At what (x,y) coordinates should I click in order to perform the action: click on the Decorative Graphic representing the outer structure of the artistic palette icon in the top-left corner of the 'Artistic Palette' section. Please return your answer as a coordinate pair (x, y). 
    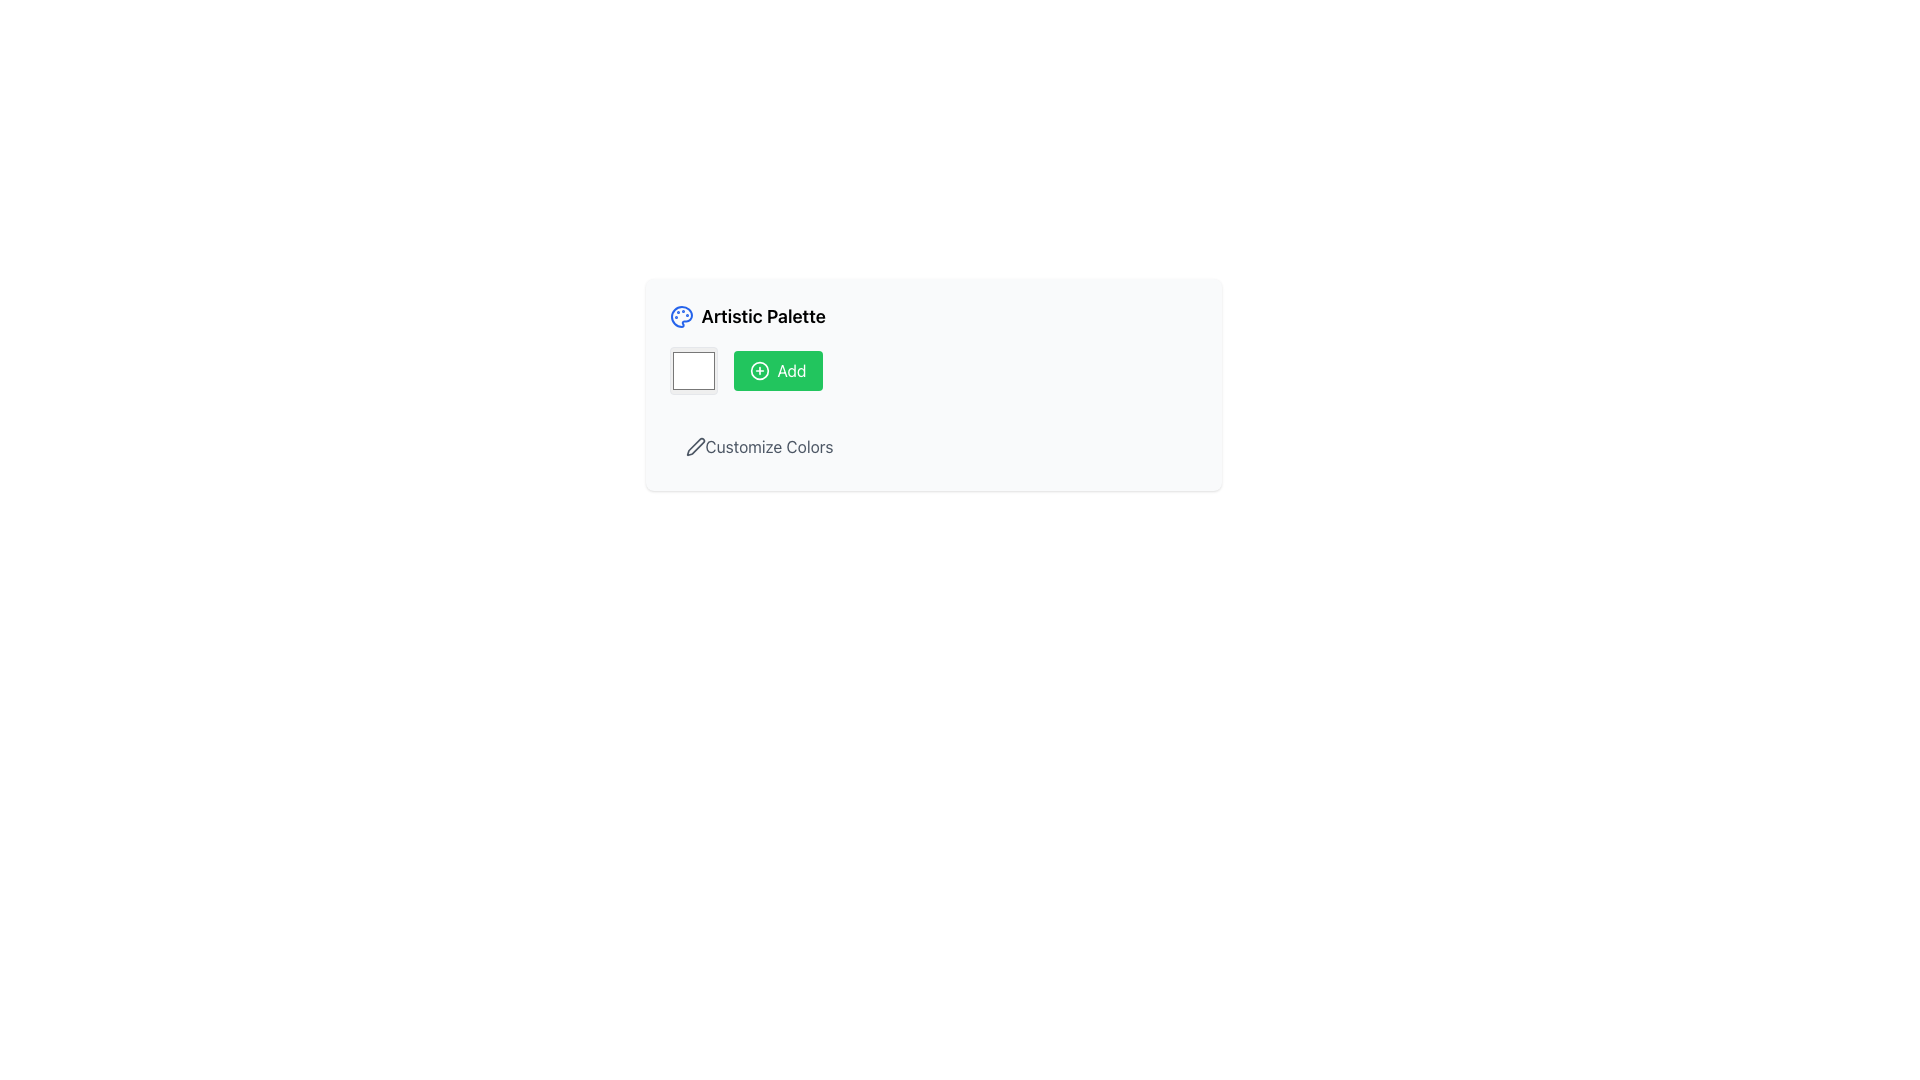
    Looking at the image, I should click on (681, 315).